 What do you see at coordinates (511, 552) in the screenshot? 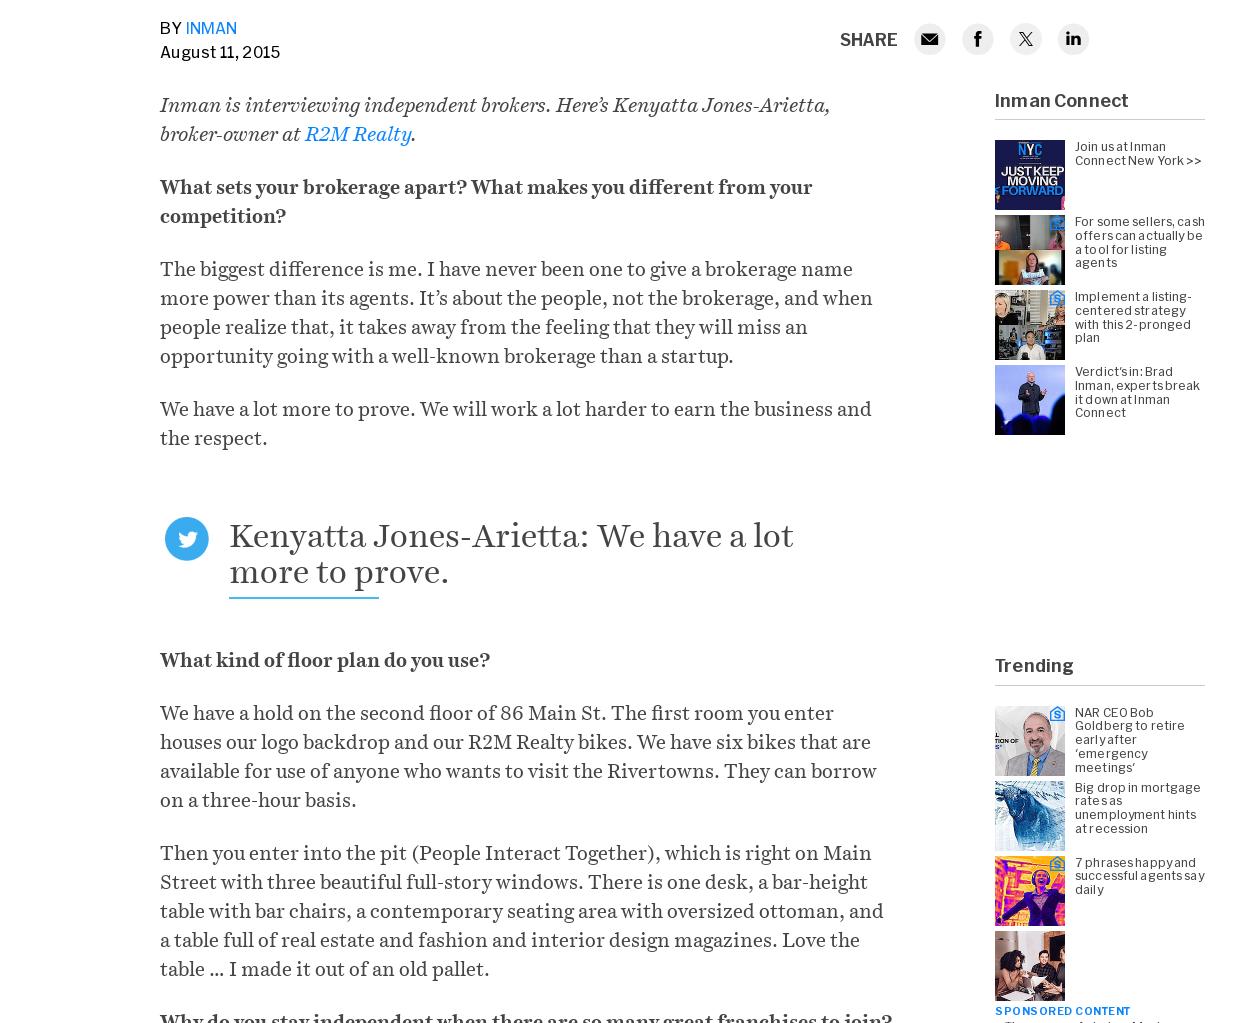
I see `'Kenyatta Jones-Arietta: We have a lot more to prove.'` at bounding box center [511, 552].